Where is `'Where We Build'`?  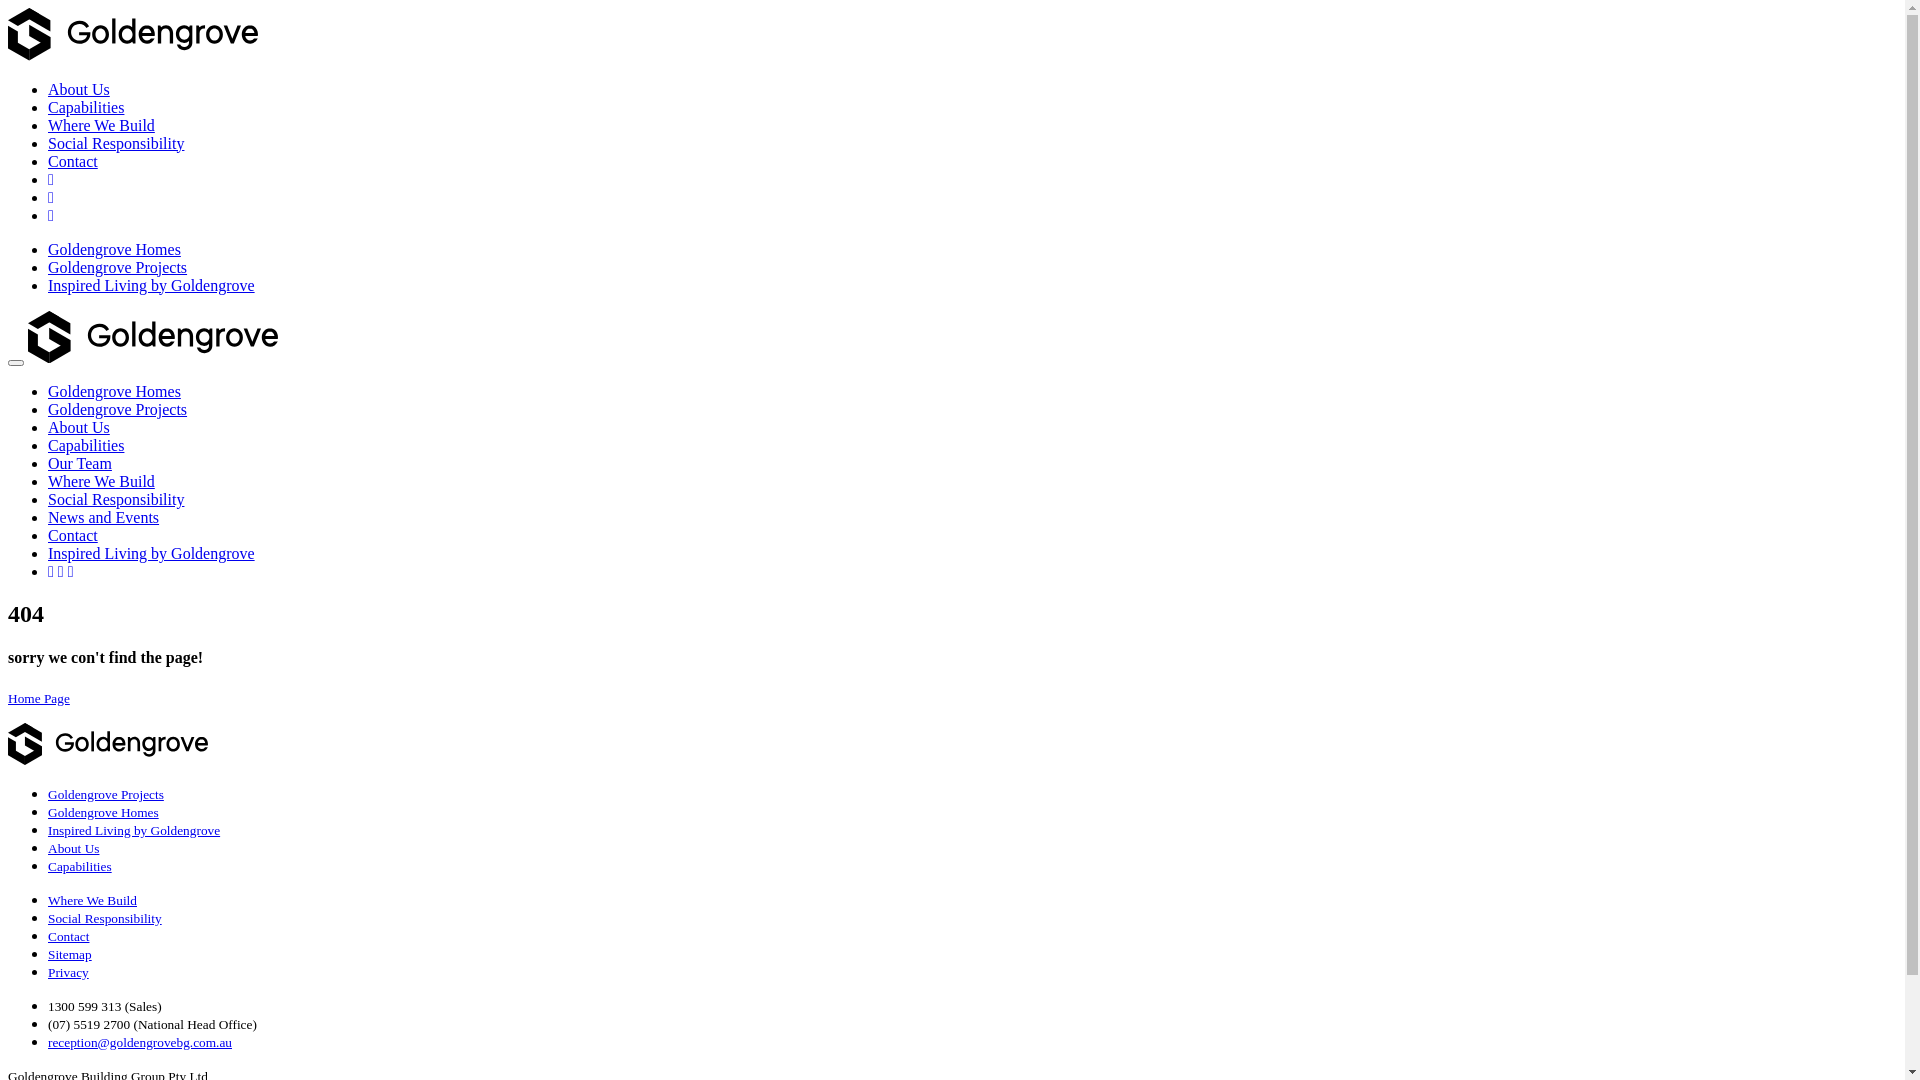
'Where We Build' is located at coordinates (91, 898).